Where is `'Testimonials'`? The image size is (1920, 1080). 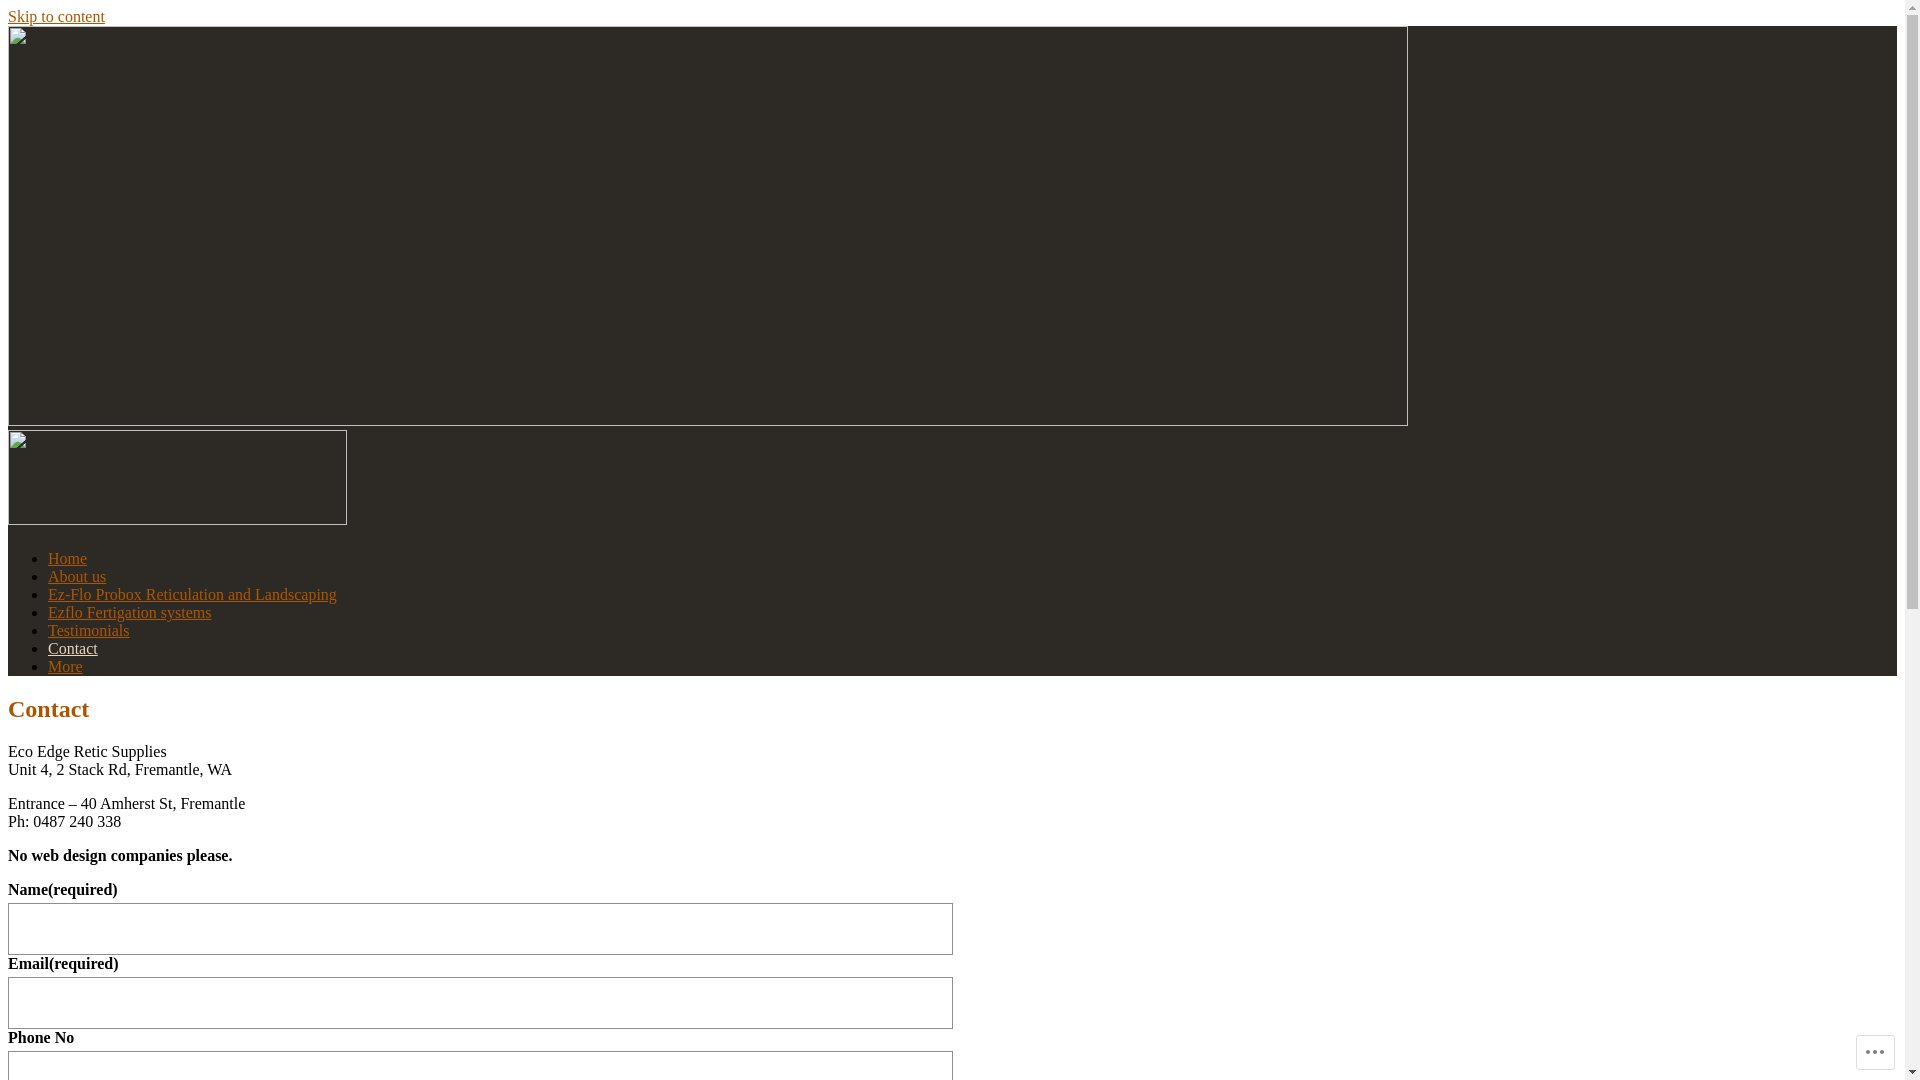
'Testimonials' is located at coordinates (48, 630).